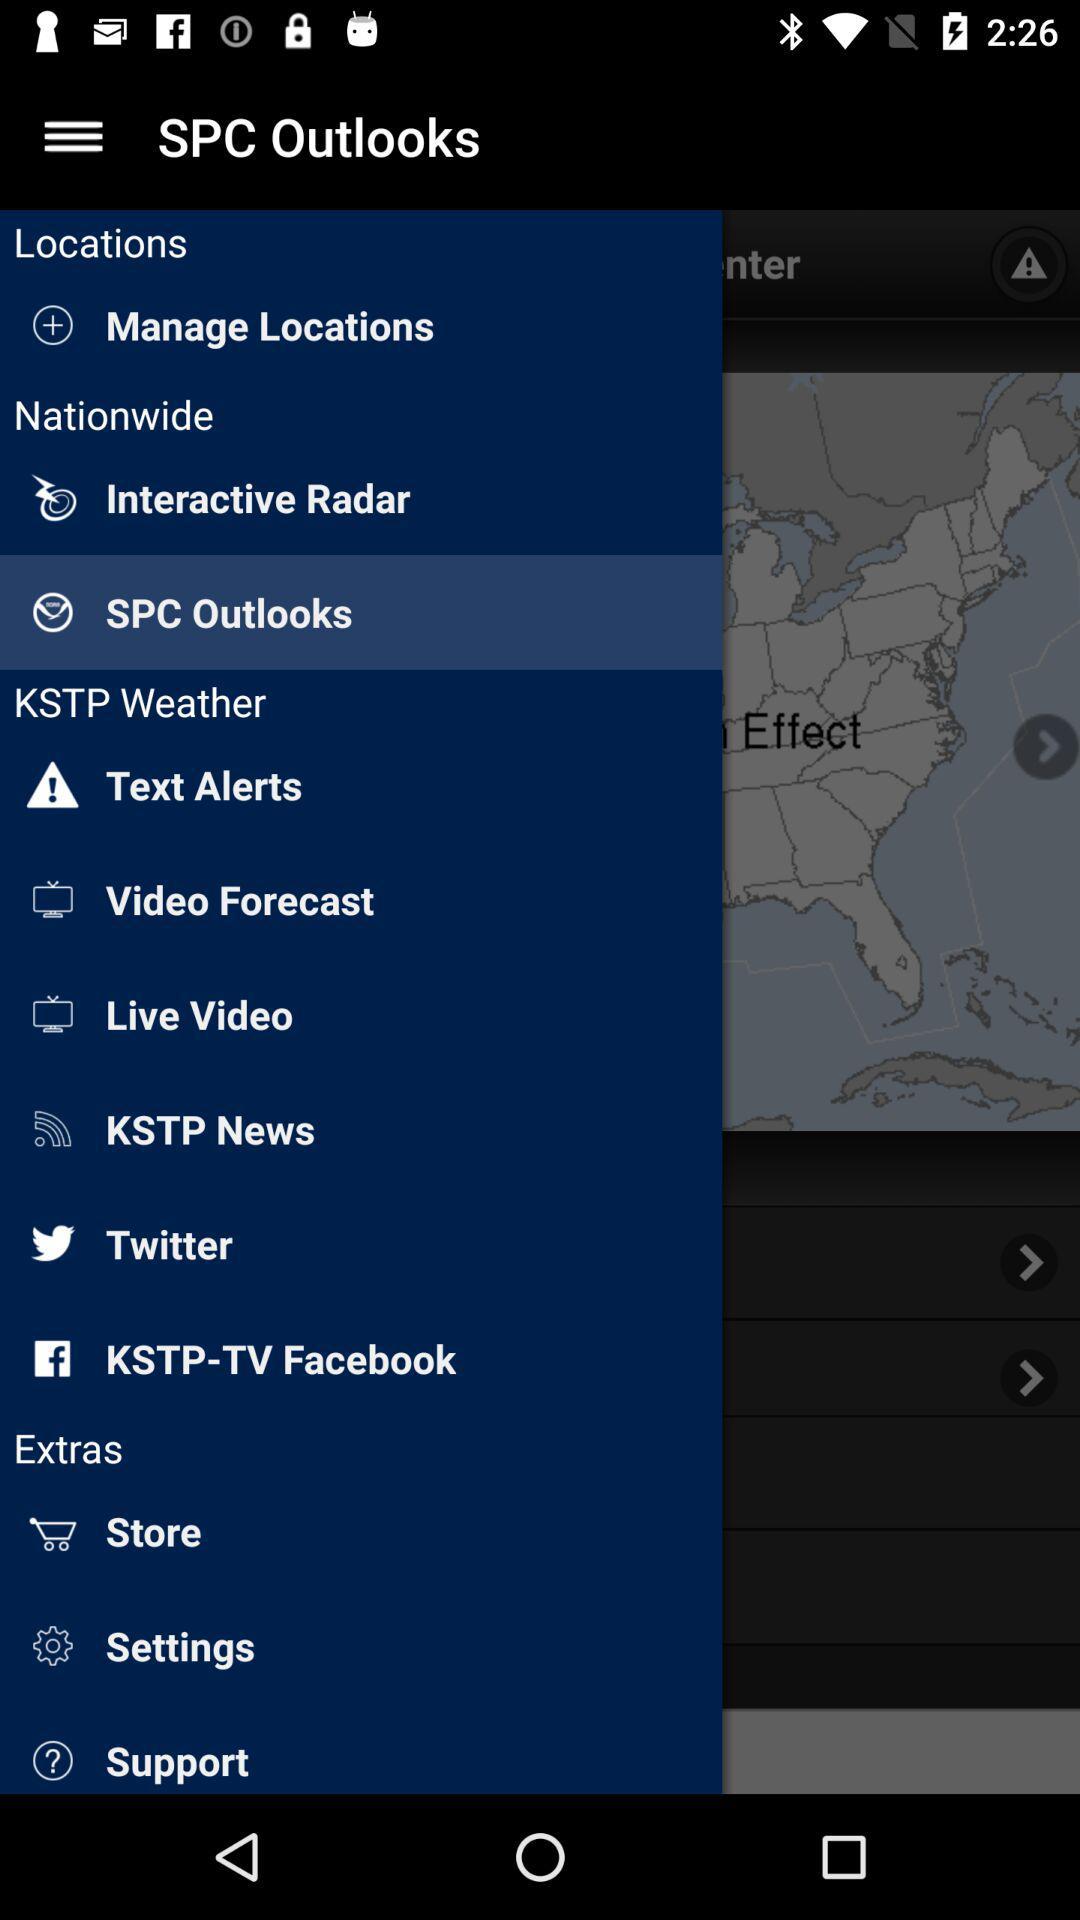  I want to click on the icon to the left of spc outlooks icon, so click(72, 135).